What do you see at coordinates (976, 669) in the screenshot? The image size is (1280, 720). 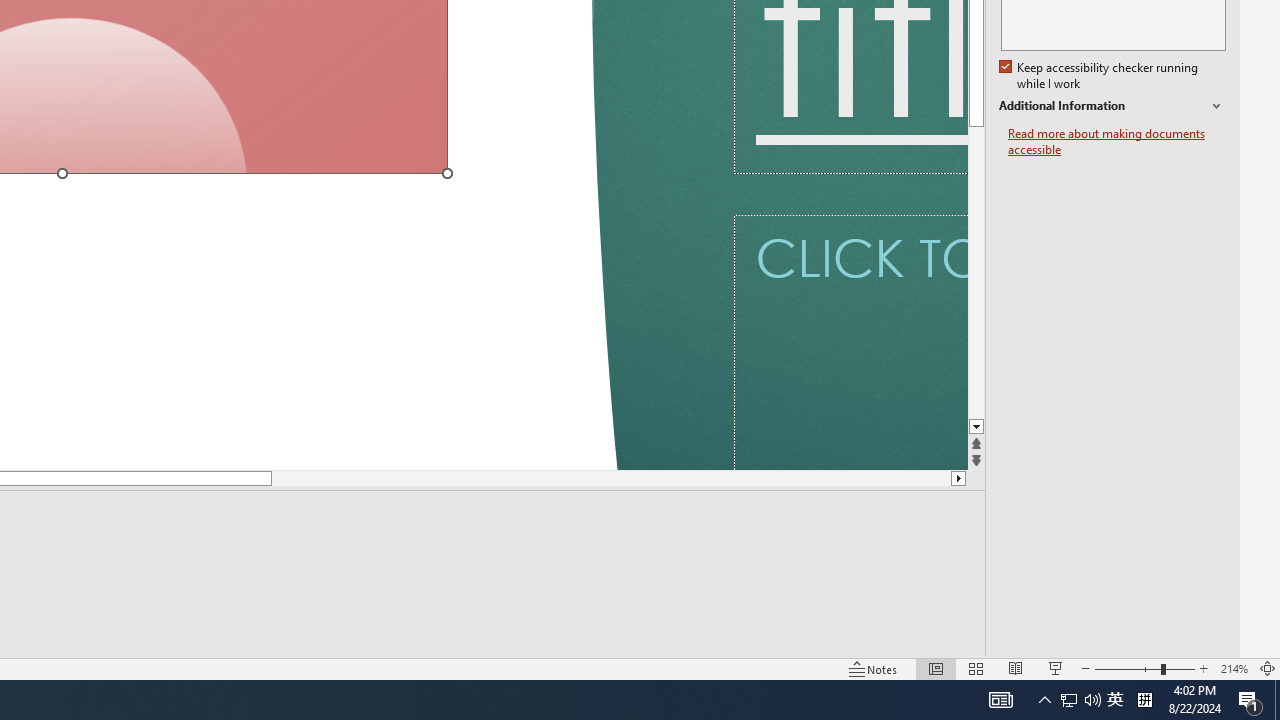 I see `'Slide Sorter'` at bounding box center [976, 669].